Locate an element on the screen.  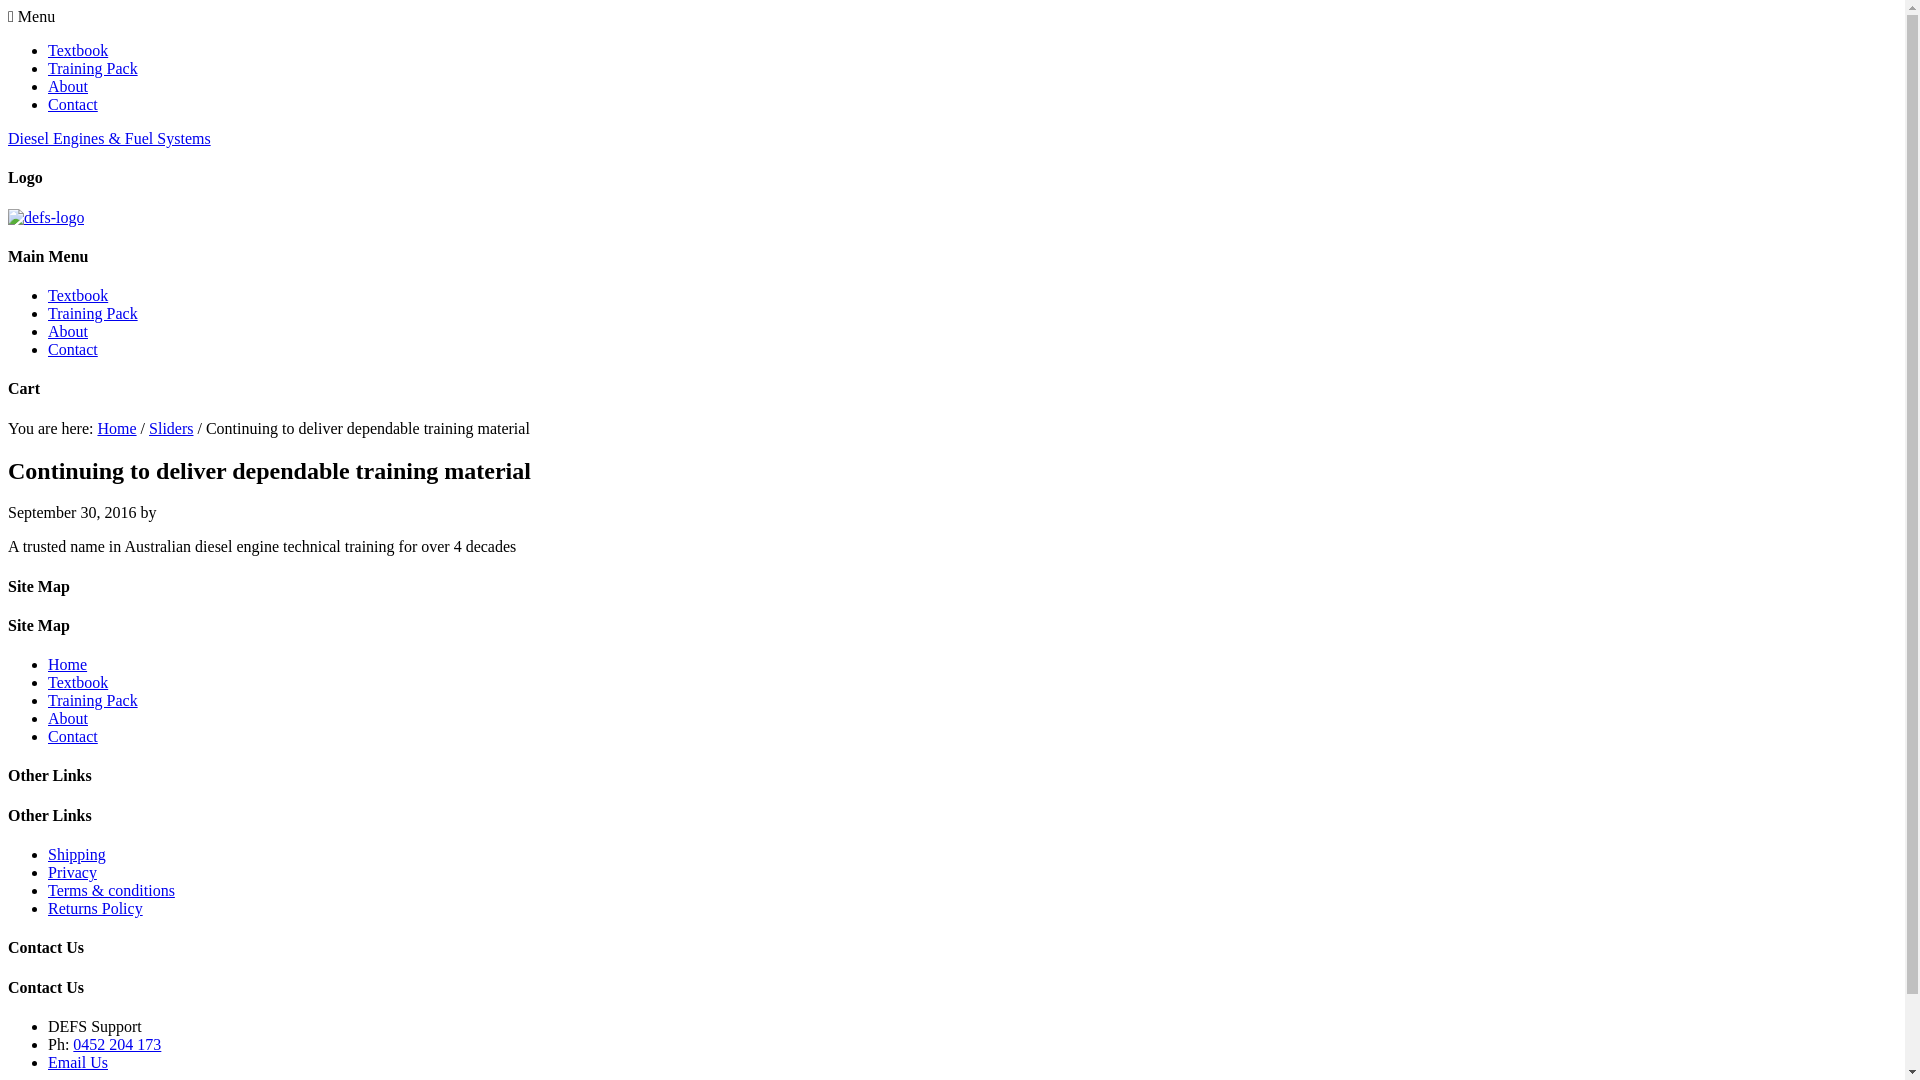
'0452 204 173' is located at coordinates (115, 1043).